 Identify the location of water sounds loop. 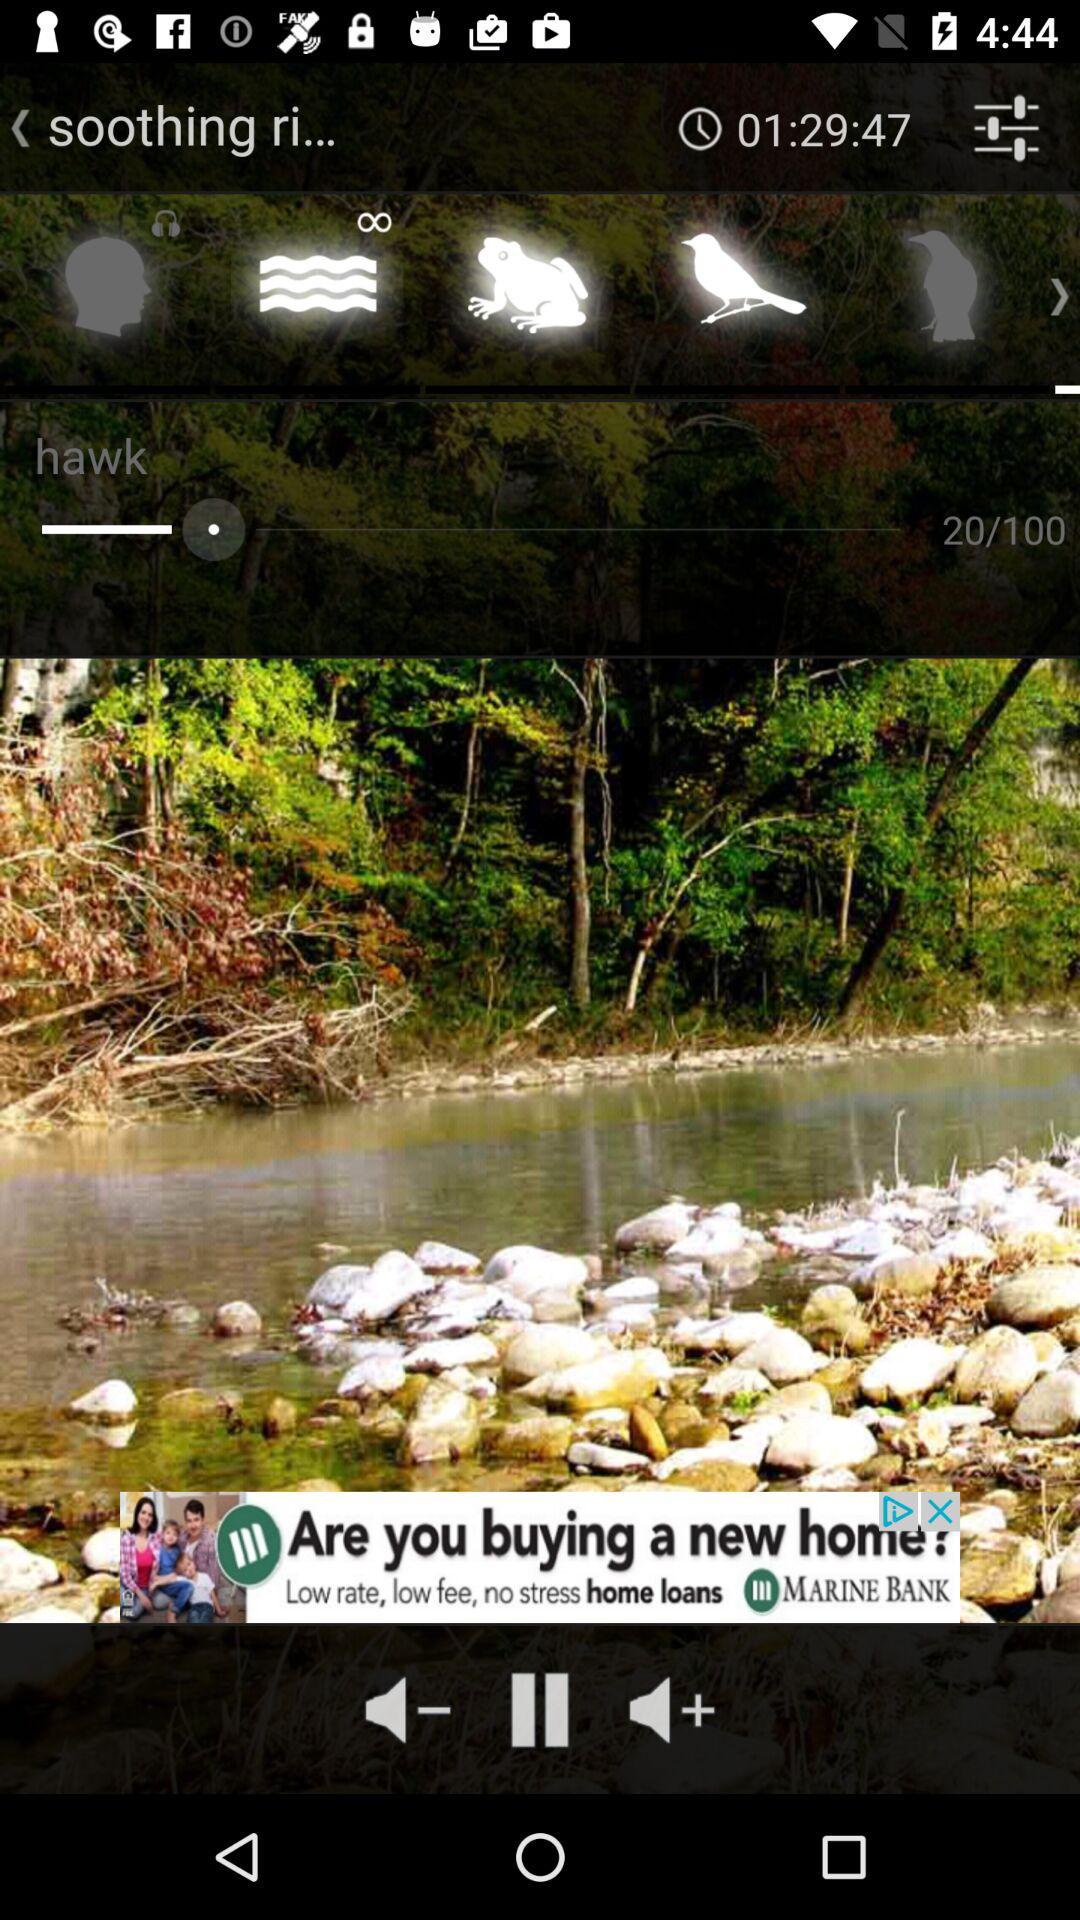
(316, 291).